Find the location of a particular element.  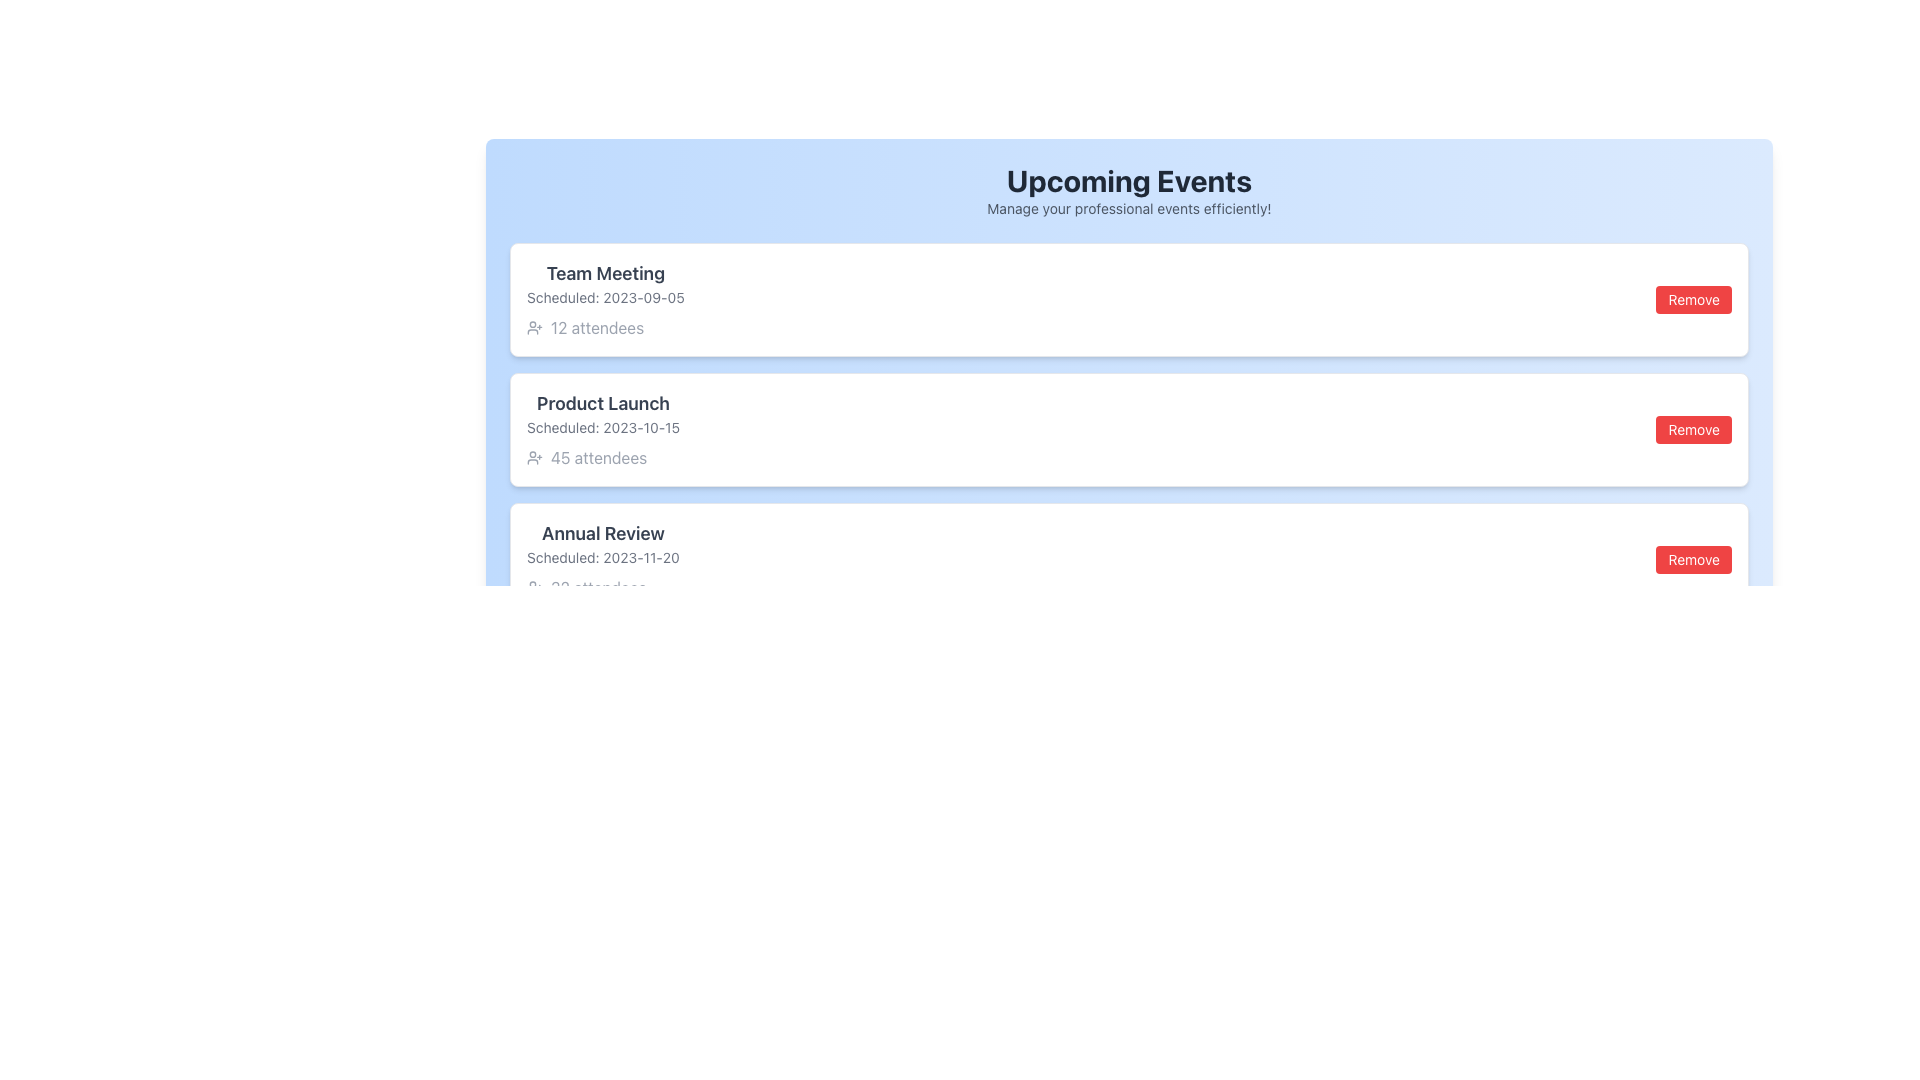

the 'Product Launch' text label, which is styled in gray and bold, located in the Upcoming Events section of the page is located at coordinates (602, 404).